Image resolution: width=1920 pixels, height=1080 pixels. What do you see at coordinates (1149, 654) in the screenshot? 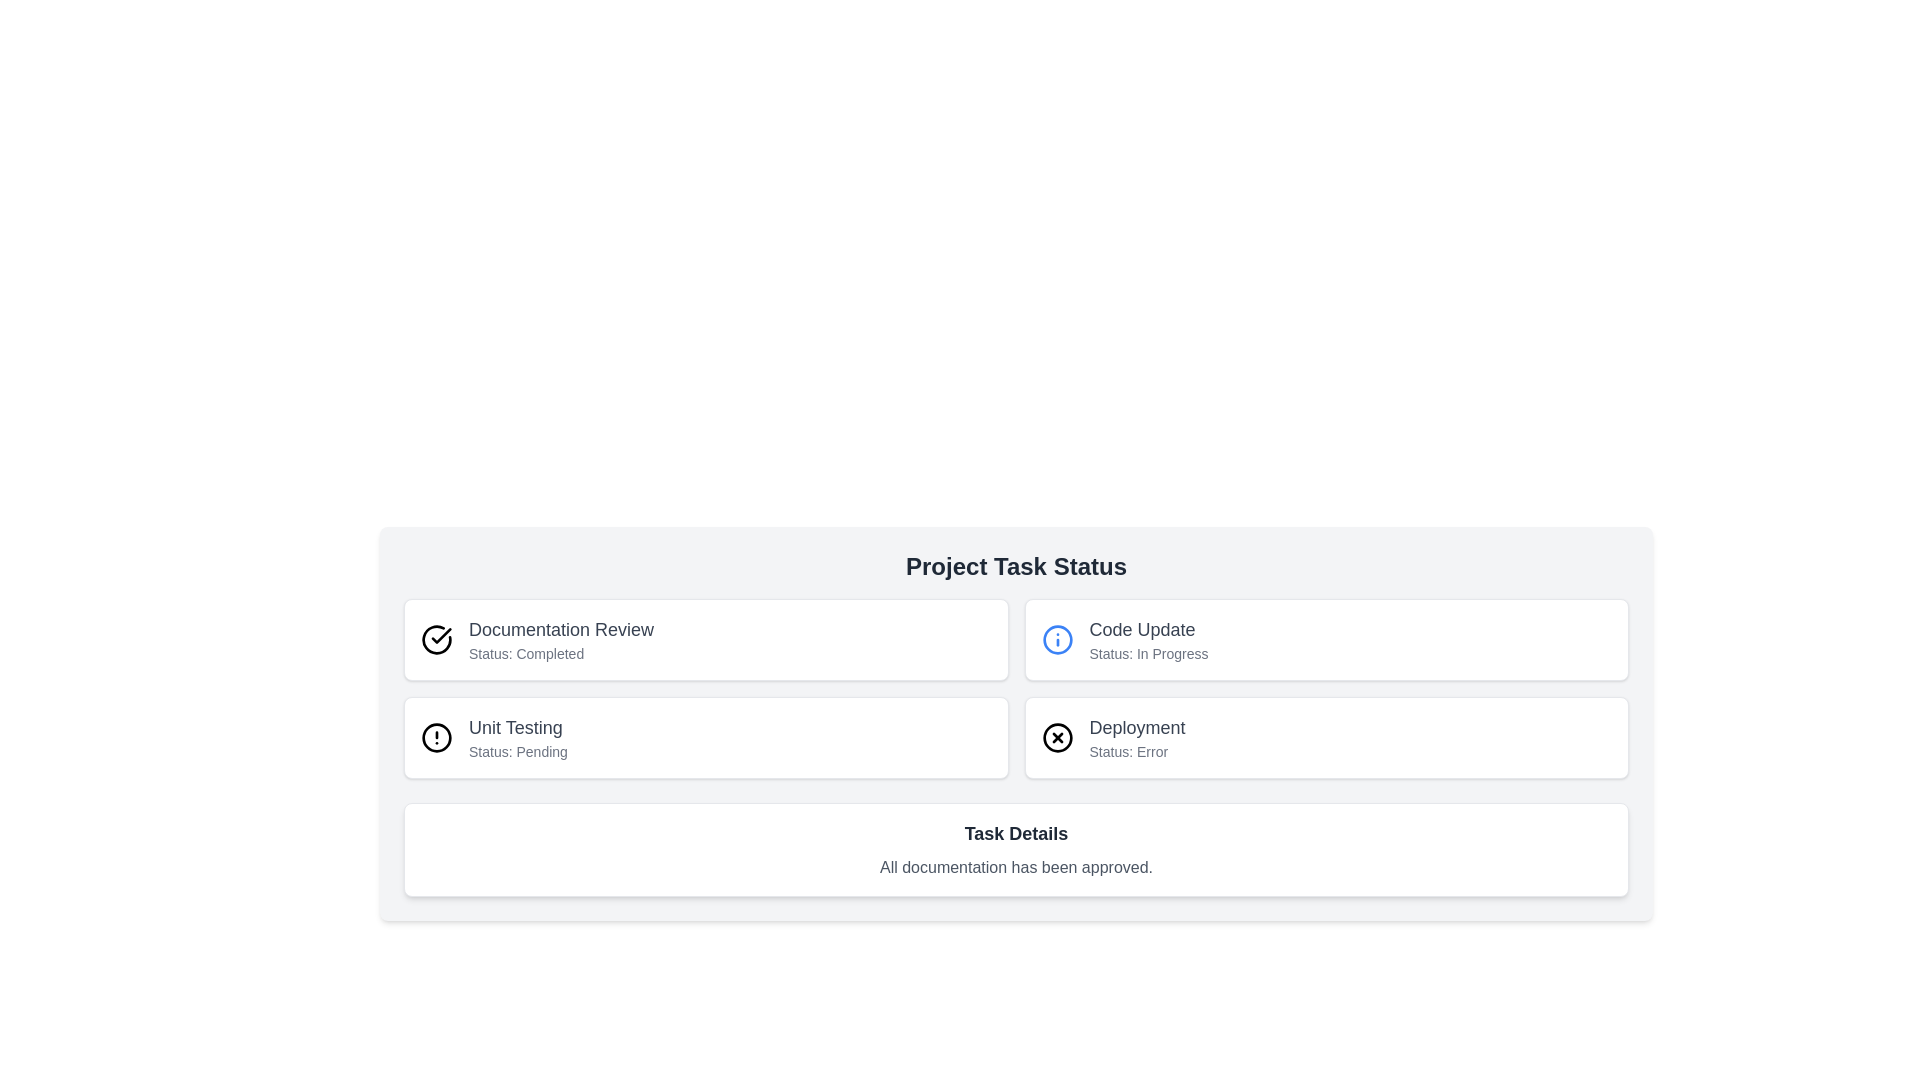
I see `the informational Text label displaying the current status of the task 'In Progress', located below the header text 'Code Update' in the top-right quadrant of the interface` at bounding box center [1149, 654].